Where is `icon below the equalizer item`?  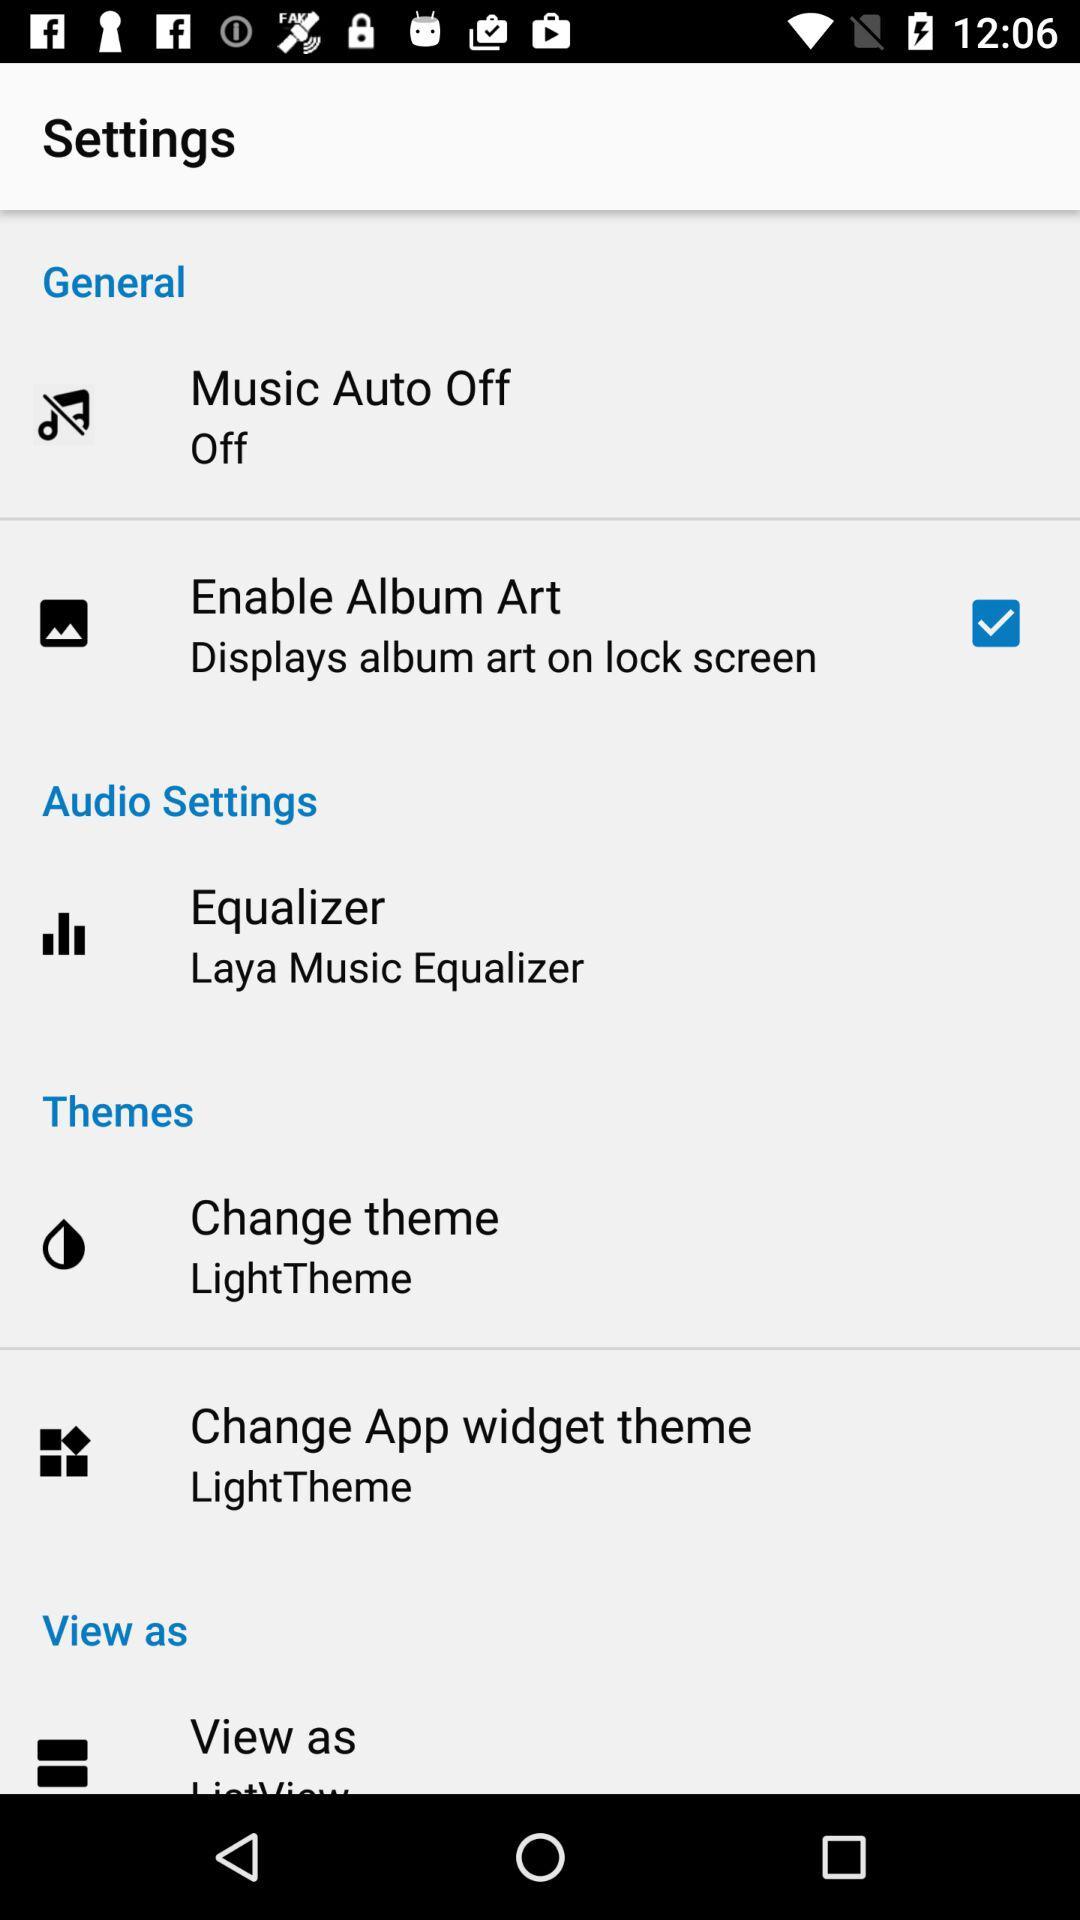 icon below the equalizer item is located at coordinates (386, 965).